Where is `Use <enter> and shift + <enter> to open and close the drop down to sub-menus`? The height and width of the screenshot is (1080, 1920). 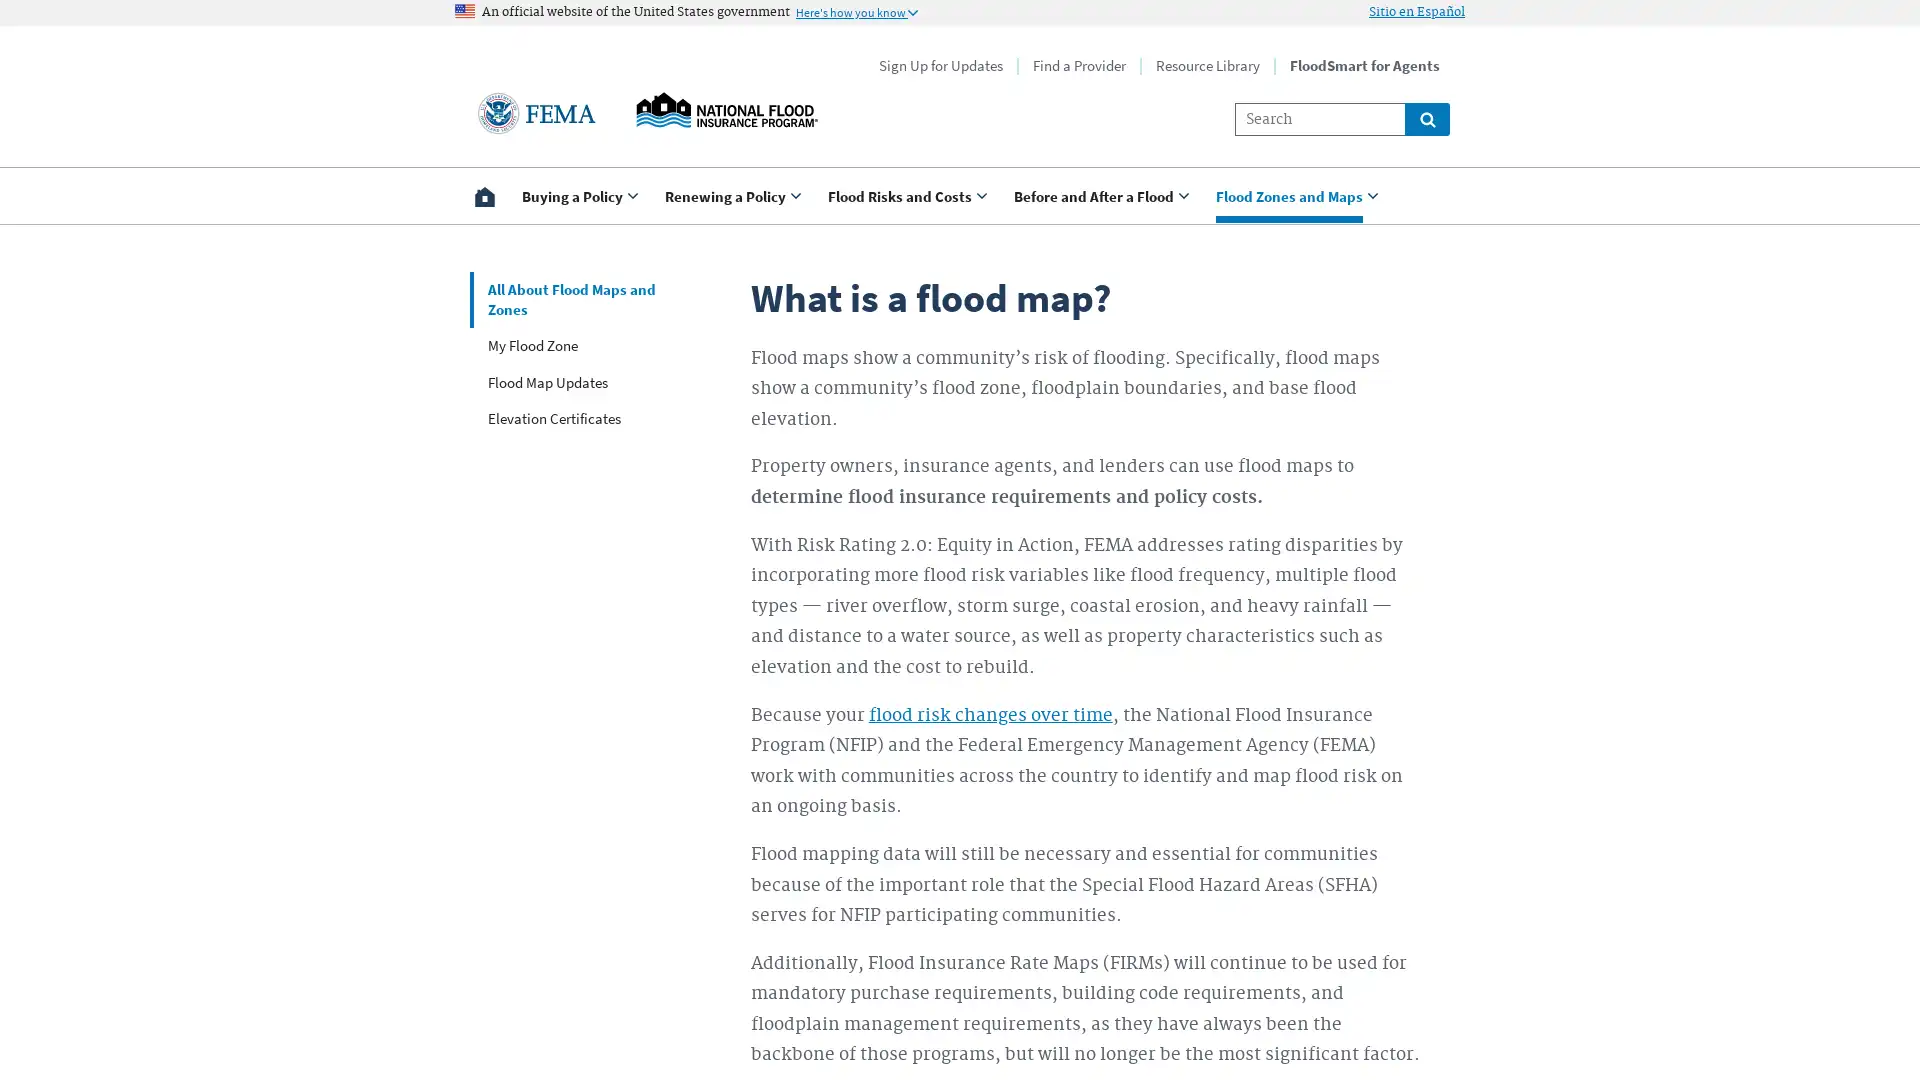 Use <enter> and shift + <enter> to open and close the drop down to sub-menus is located at coordinates (735, 195).